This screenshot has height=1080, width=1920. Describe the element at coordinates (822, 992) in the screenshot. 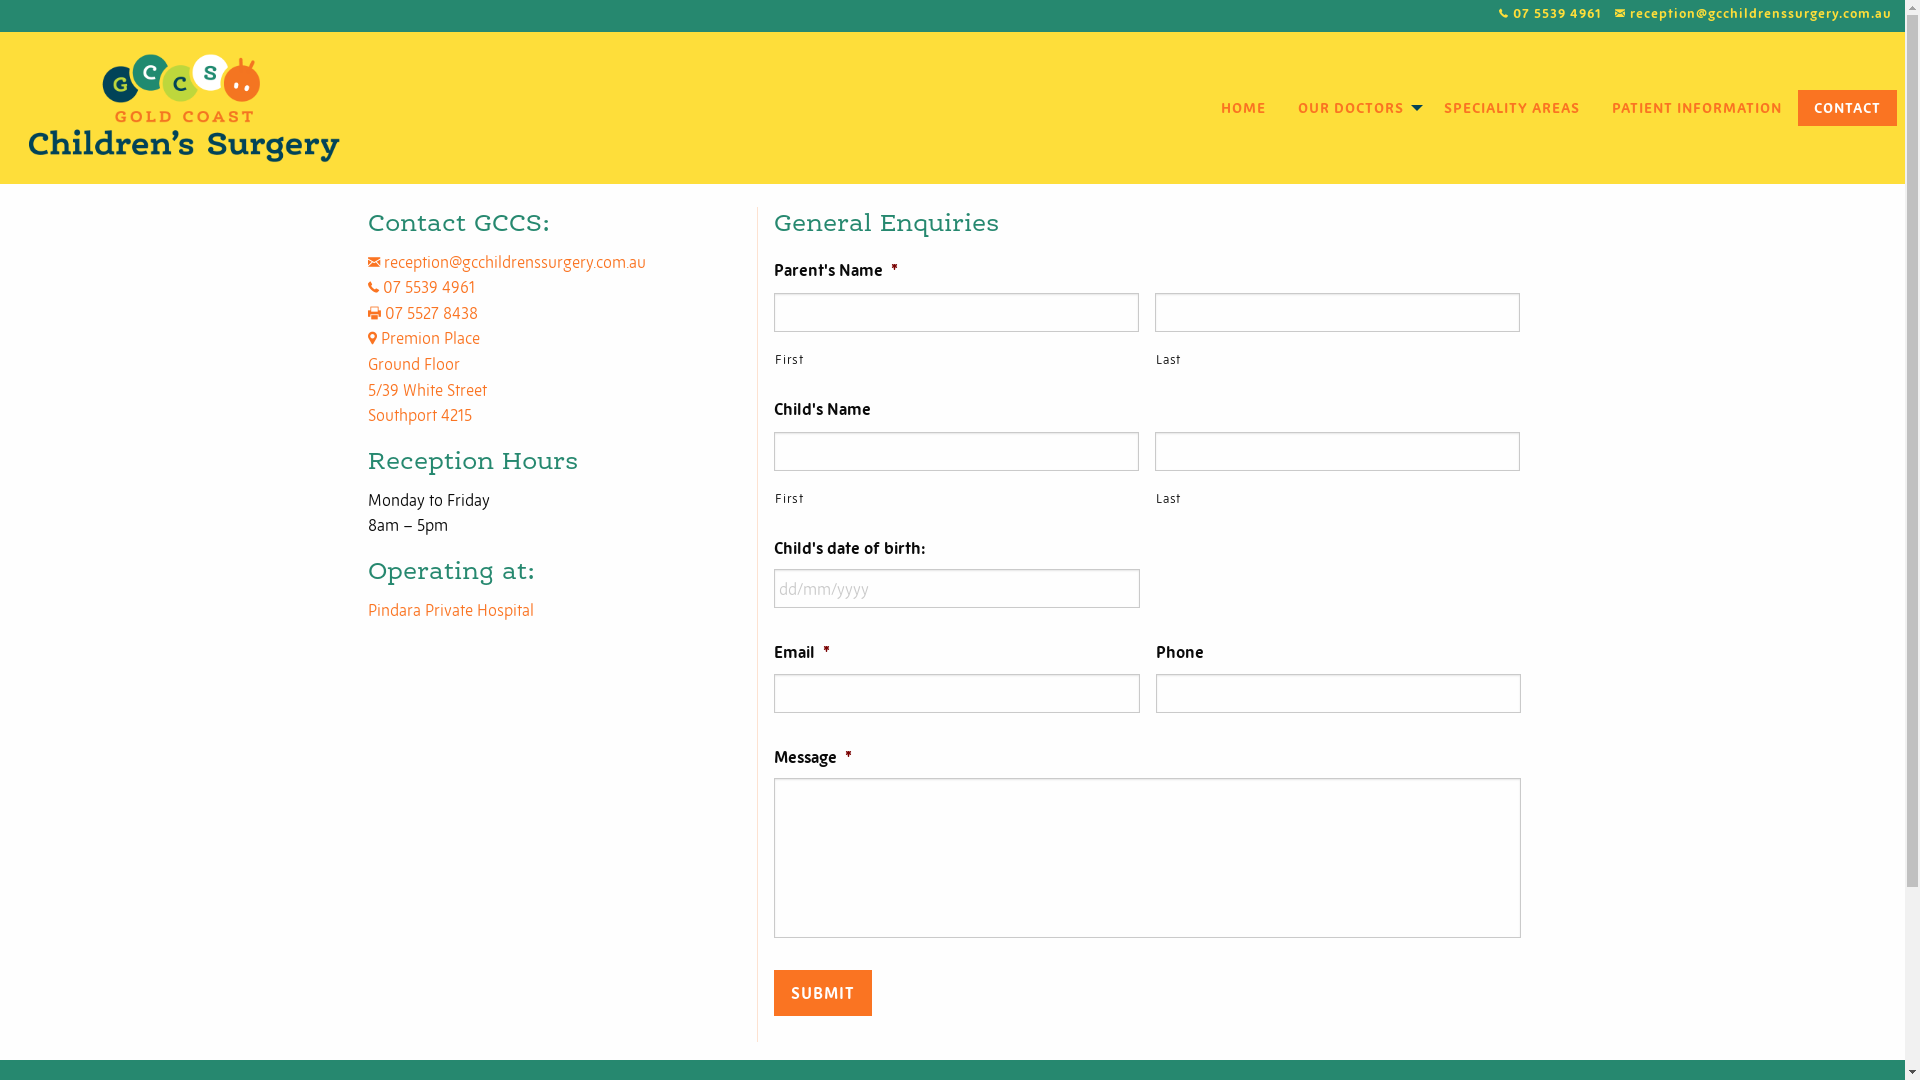

I see `'Submit'` at that location.